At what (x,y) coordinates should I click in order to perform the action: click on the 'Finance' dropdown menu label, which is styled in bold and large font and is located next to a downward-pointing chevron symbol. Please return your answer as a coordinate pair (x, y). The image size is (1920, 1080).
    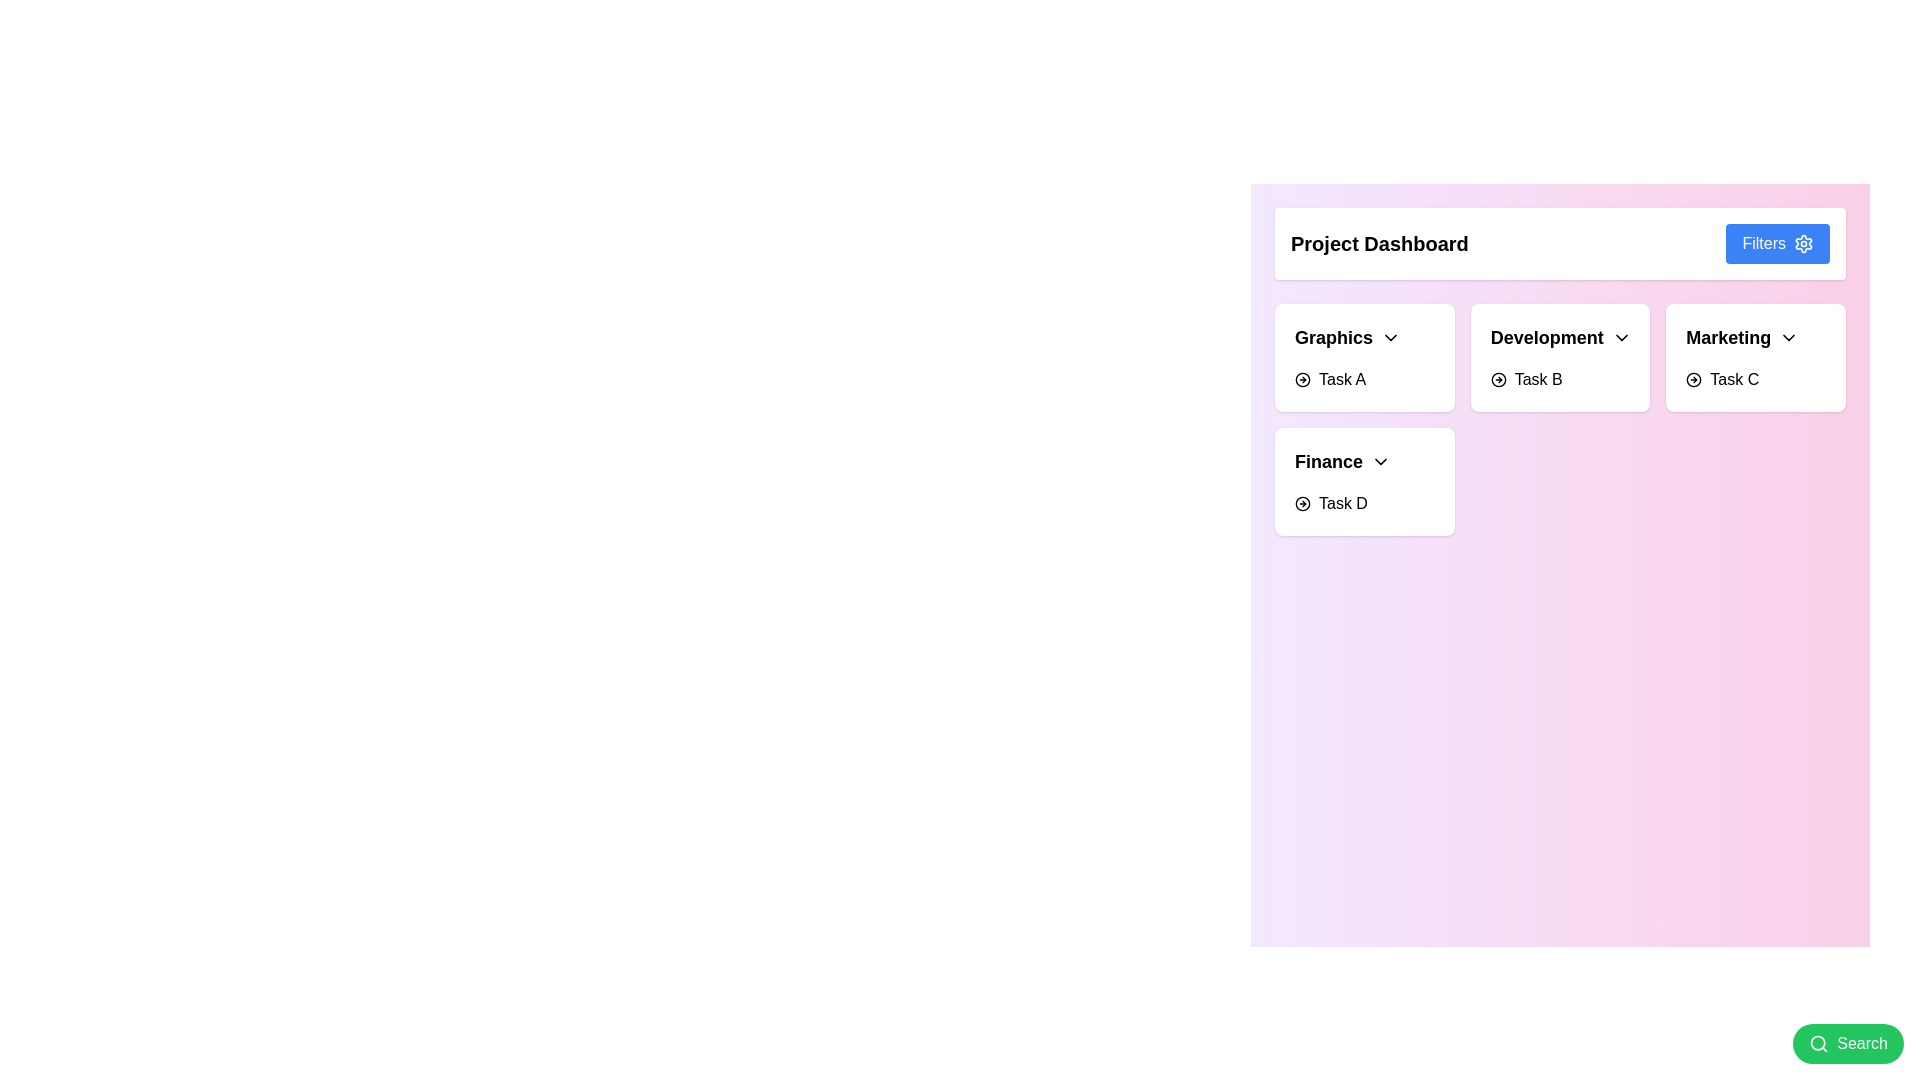
    Looking at the image, I should click on (1343, 462).